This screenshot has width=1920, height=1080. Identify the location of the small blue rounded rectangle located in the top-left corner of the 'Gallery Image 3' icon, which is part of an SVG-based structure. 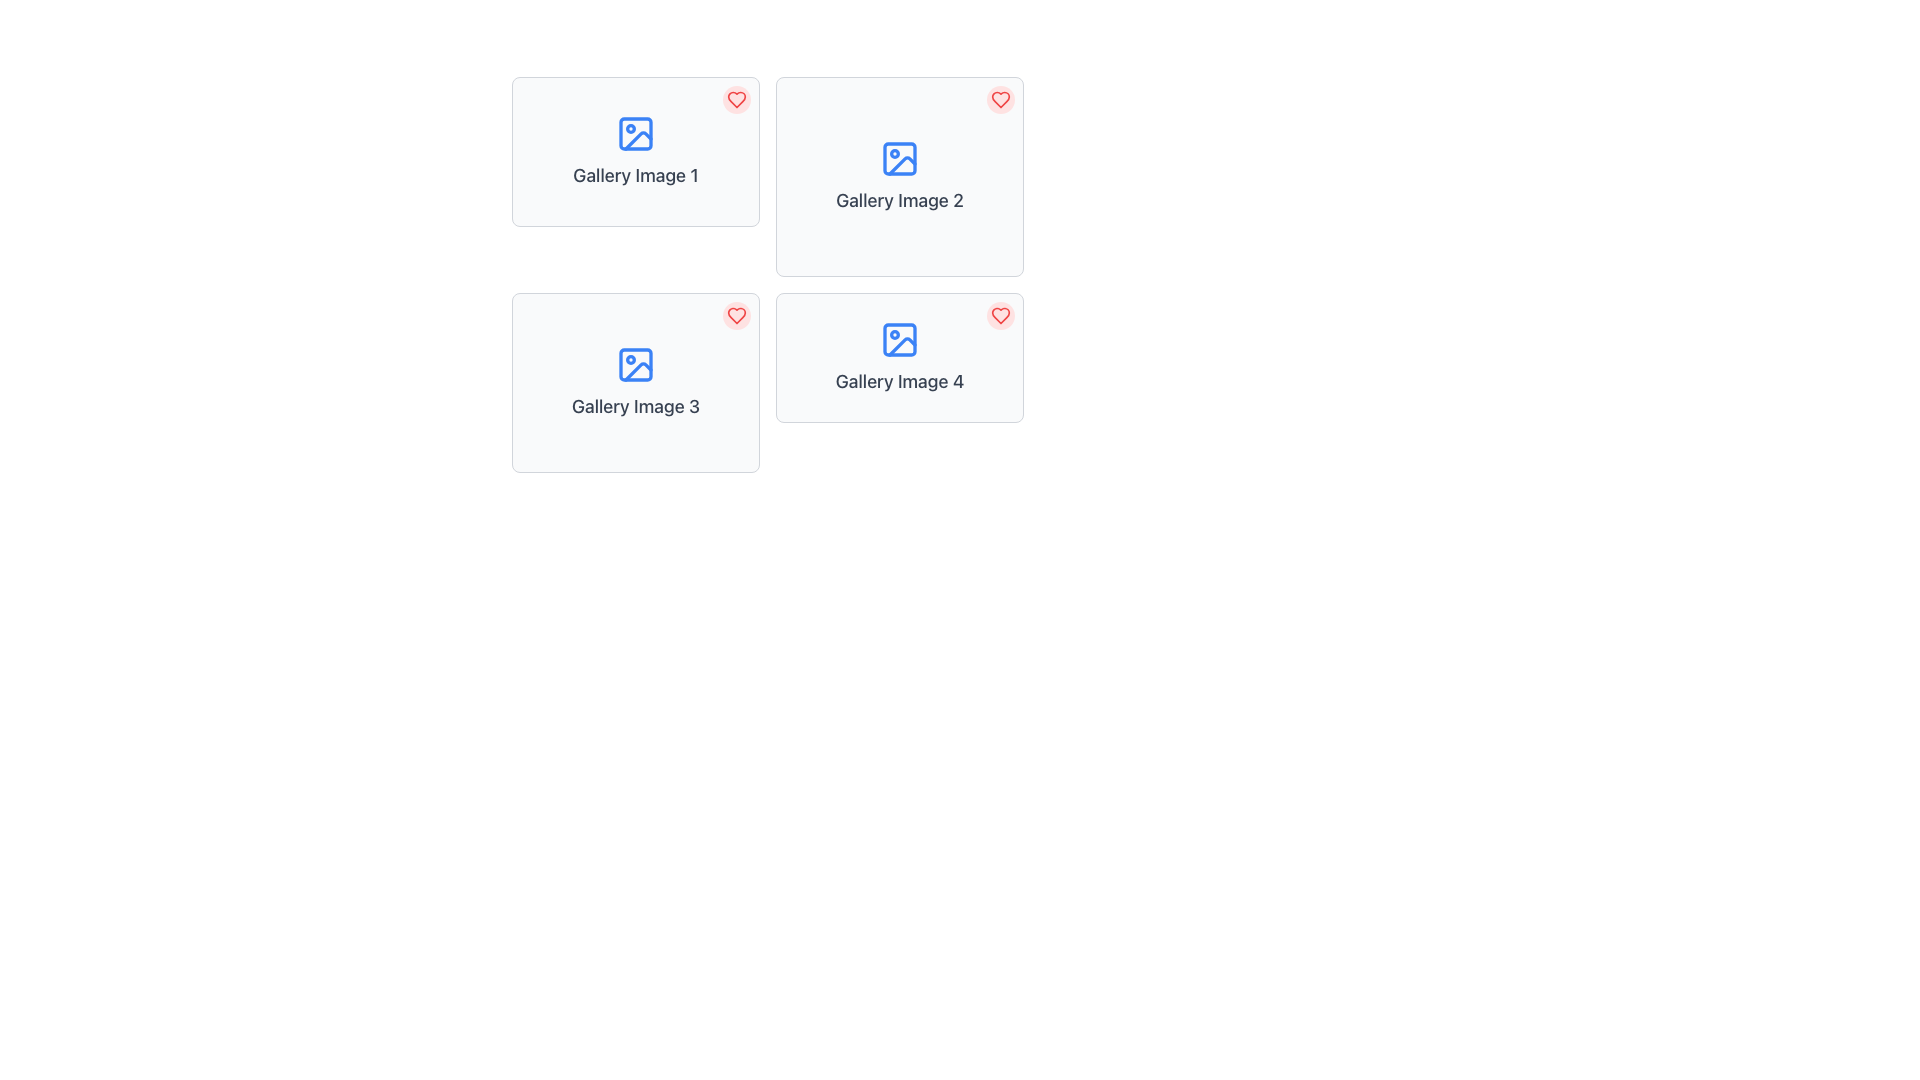
(634, 365).